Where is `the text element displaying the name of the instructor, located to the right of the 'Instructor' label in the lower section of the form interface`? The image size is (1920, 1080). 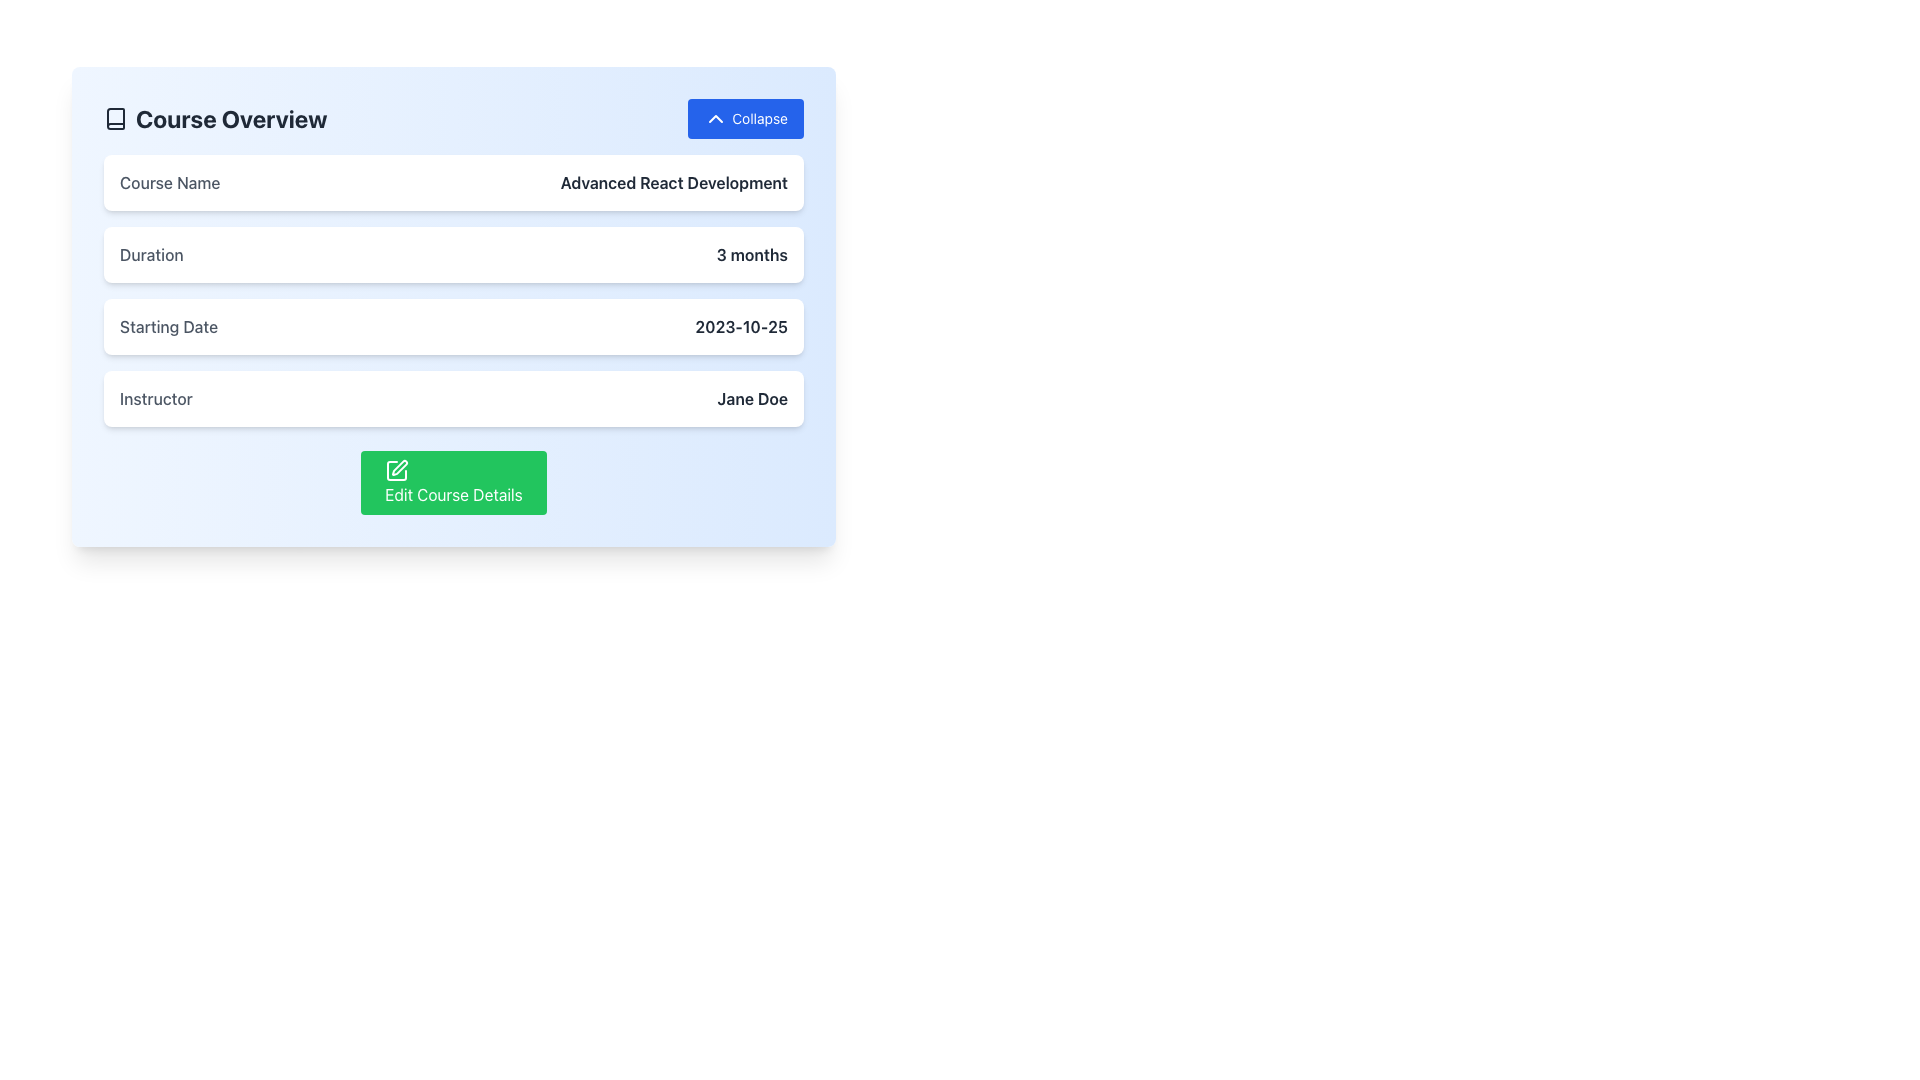 the text element displaying the name of the instructor, located to the right of the 'Instructor' label in the lower section of the form interface is located at coordinates (751, 398).